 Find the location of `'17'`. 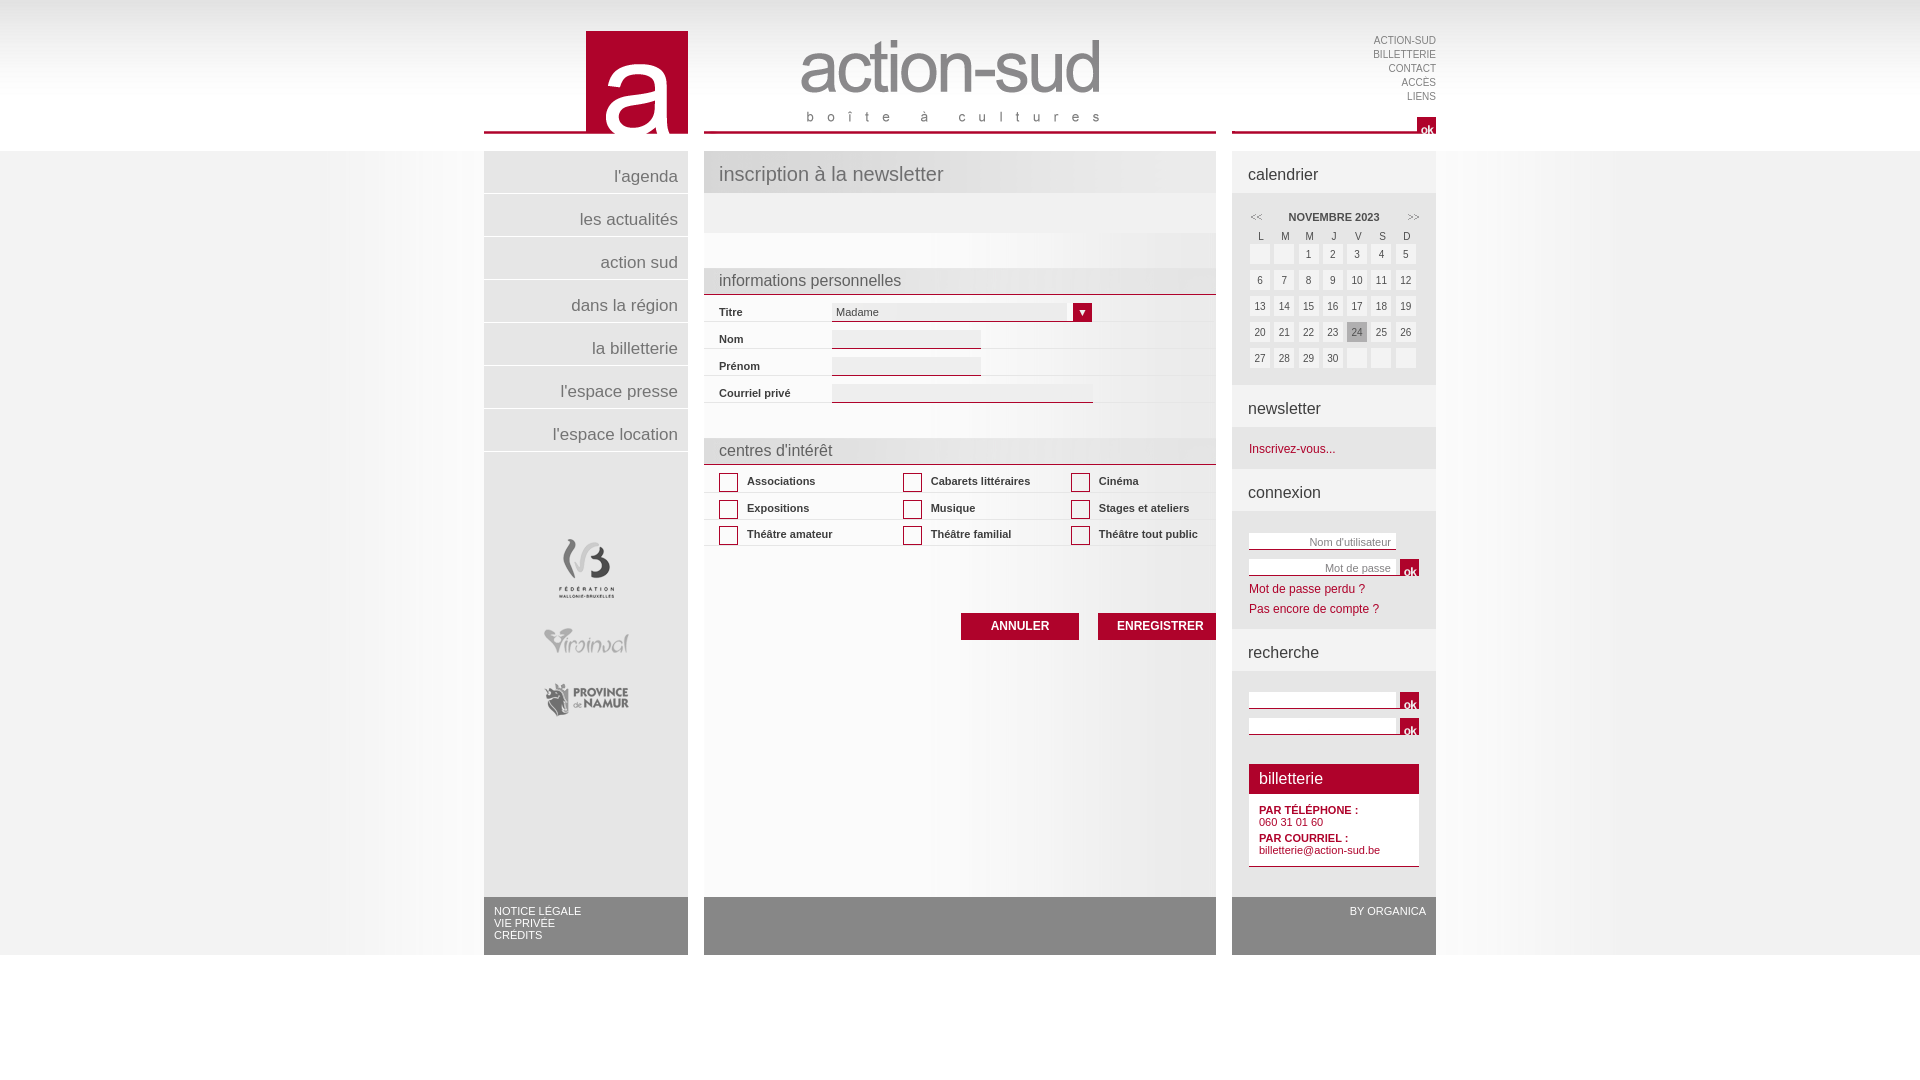

'17' is located at coordinates (1358, 308).